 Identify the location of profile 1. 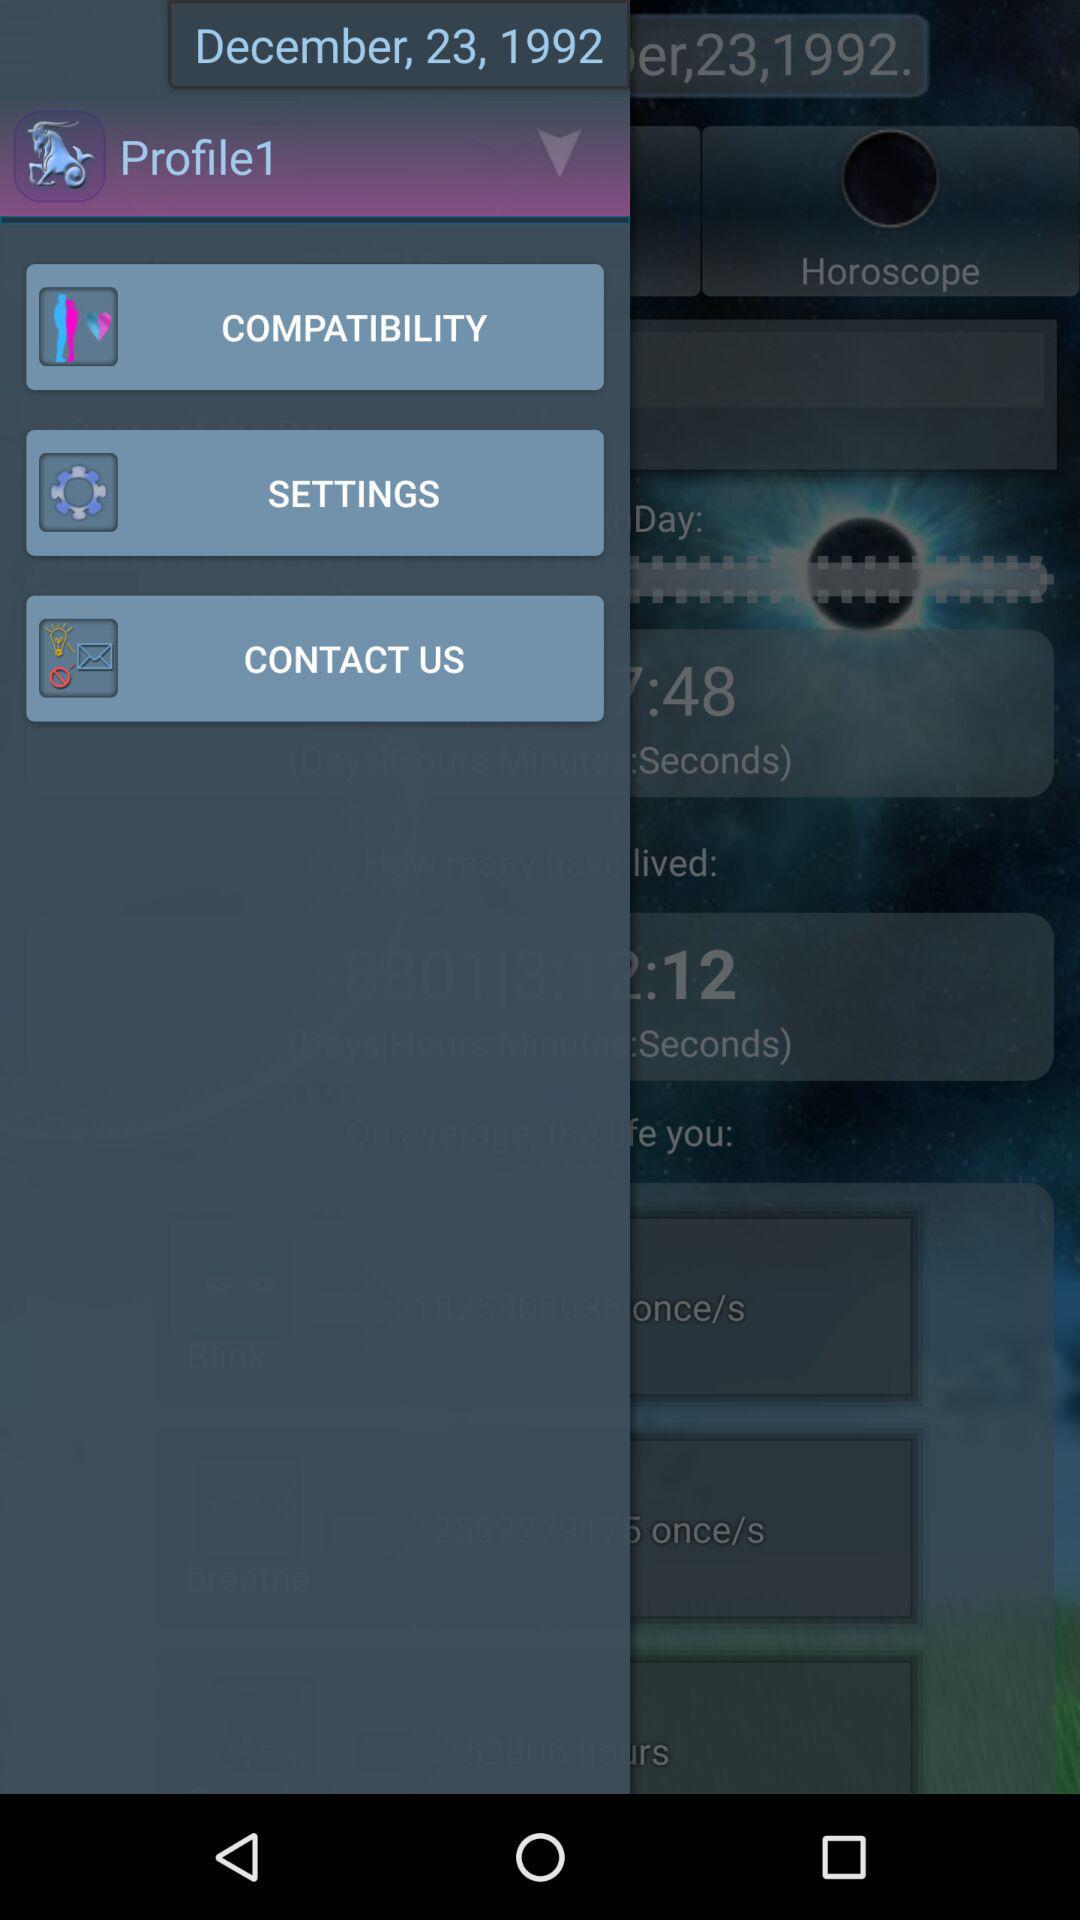
(150, 211).